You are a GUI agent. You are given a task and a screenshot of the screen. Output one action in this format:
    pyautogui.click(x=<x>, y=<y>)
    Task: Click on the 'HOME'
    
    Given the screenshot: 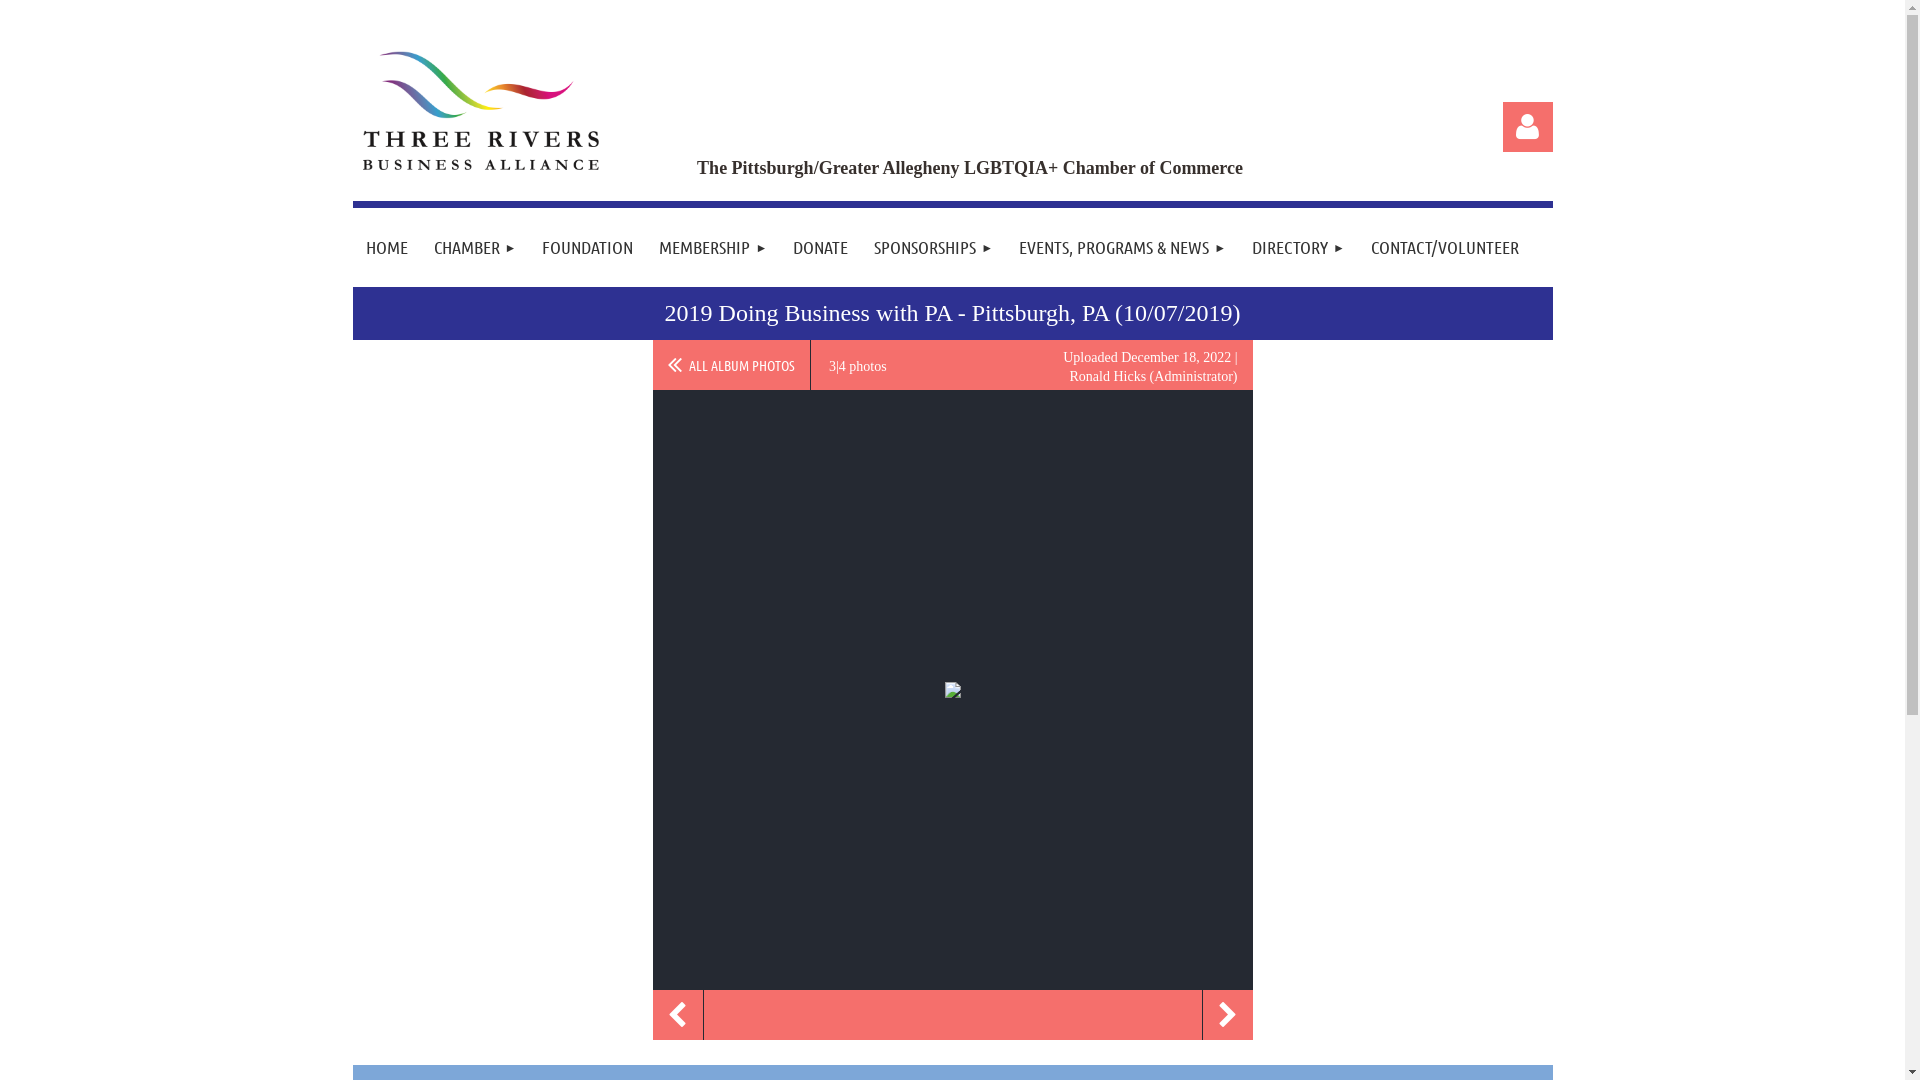 What is the action you would take?
    pyautogui.click(x=385, y=246)
    